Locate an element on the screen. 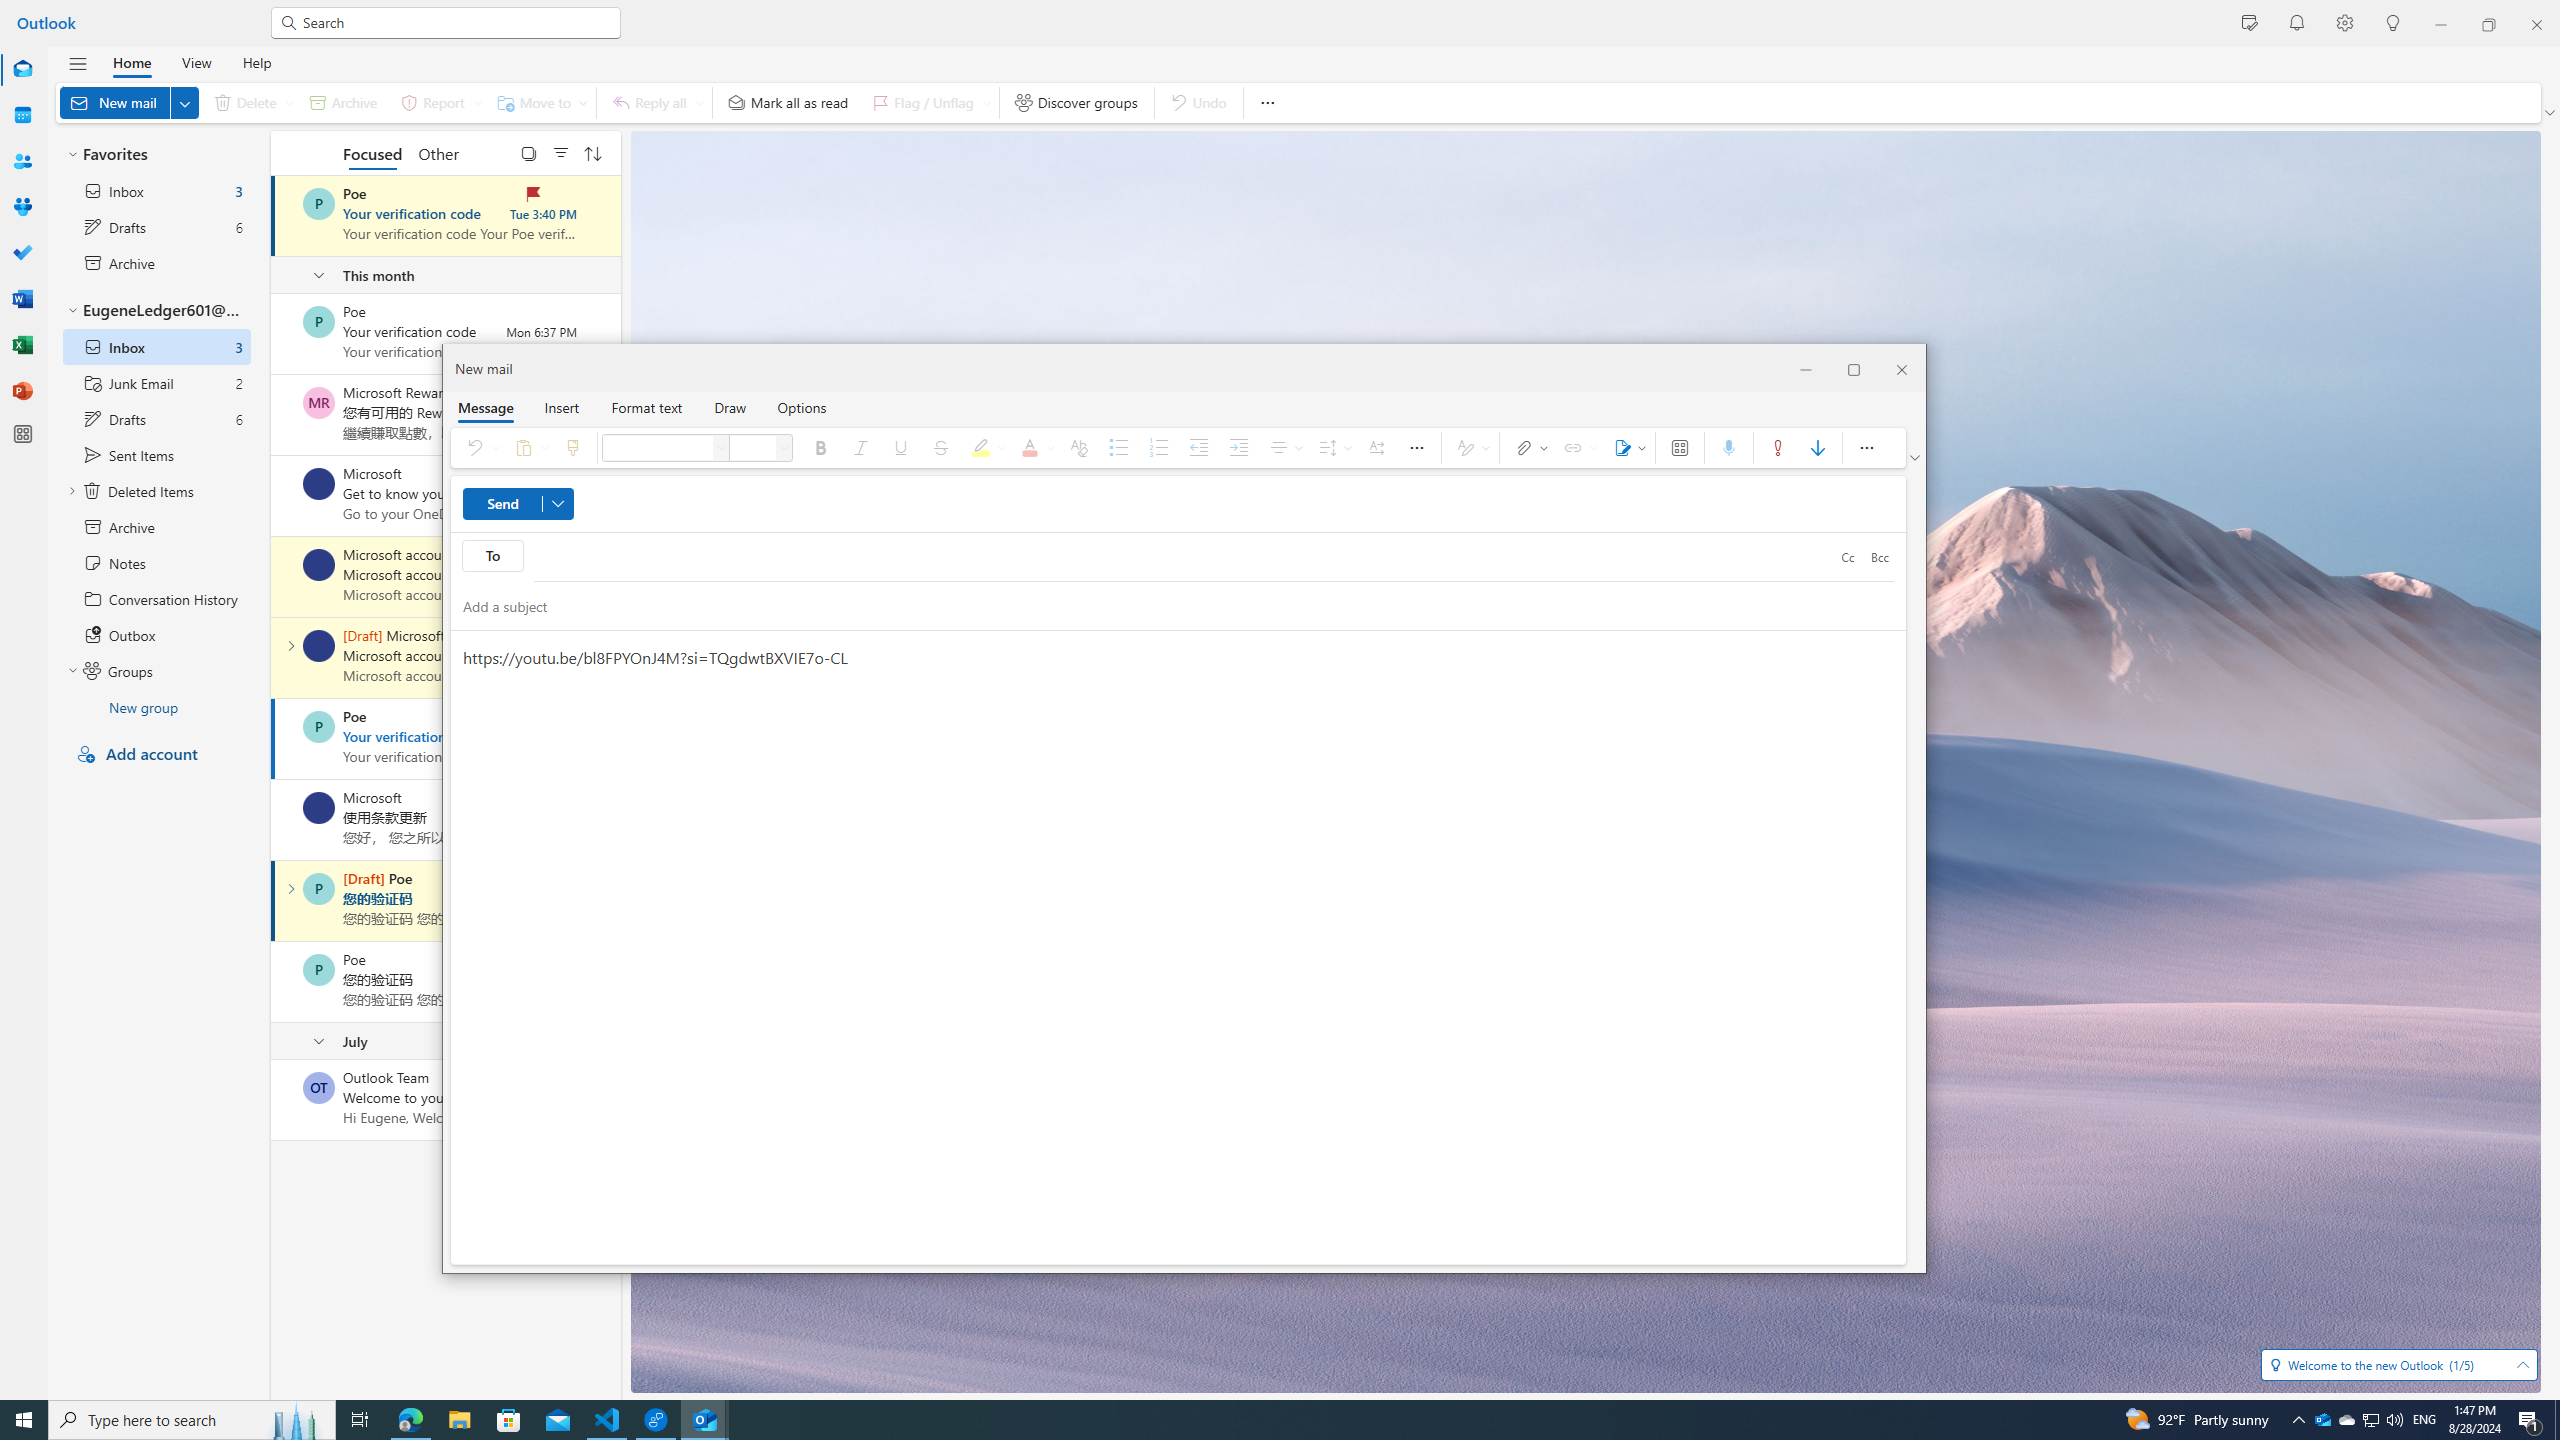 This screenshot has width=2560, height=1440. 'Ribbon display options' is located at coordinates (1915, 456).